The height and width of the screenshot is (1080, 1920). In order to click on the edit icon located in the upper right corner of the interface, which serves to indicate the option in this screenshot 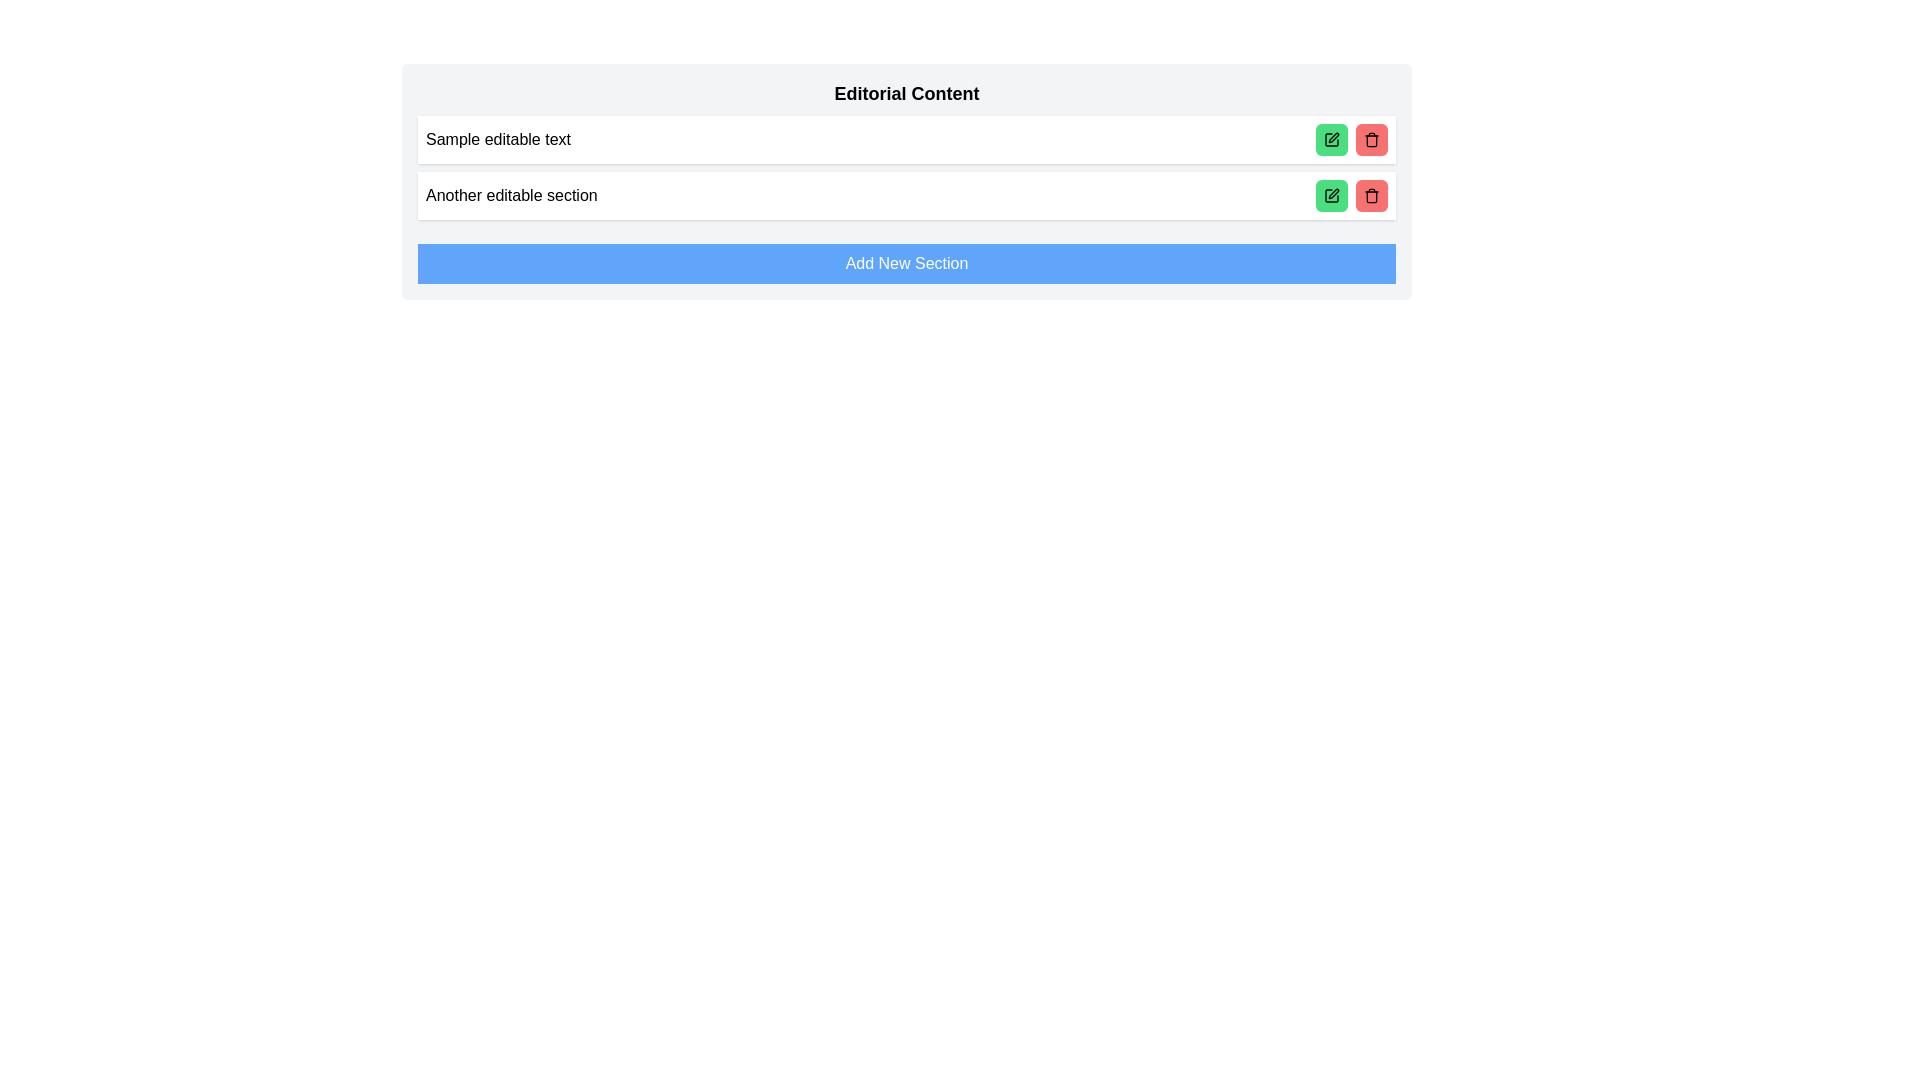, I will do `click(1334, 137)`.